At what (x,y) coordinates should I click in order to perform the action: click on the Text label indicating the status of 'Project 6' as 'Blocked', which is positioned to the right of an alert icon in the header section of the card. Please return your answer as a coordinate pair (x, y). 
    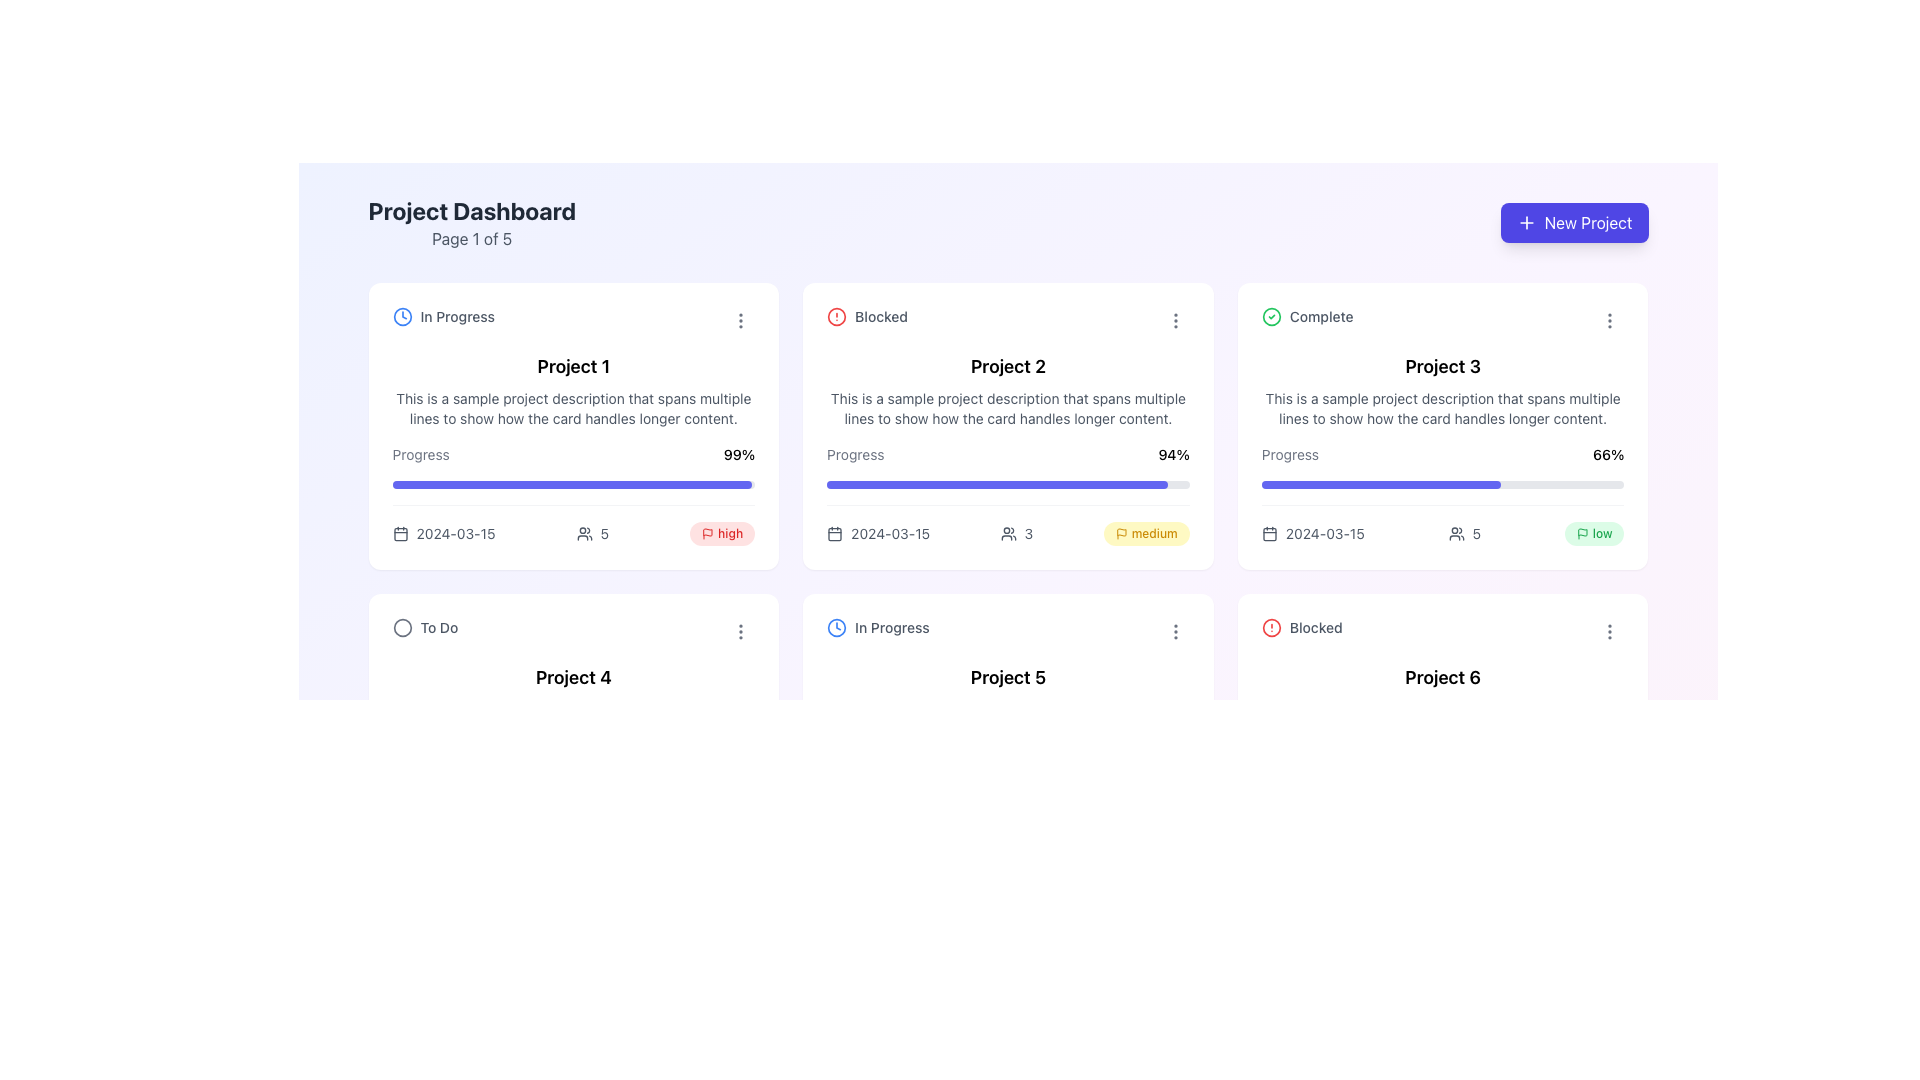
    Looking at the image, I should click on (1316, 627).